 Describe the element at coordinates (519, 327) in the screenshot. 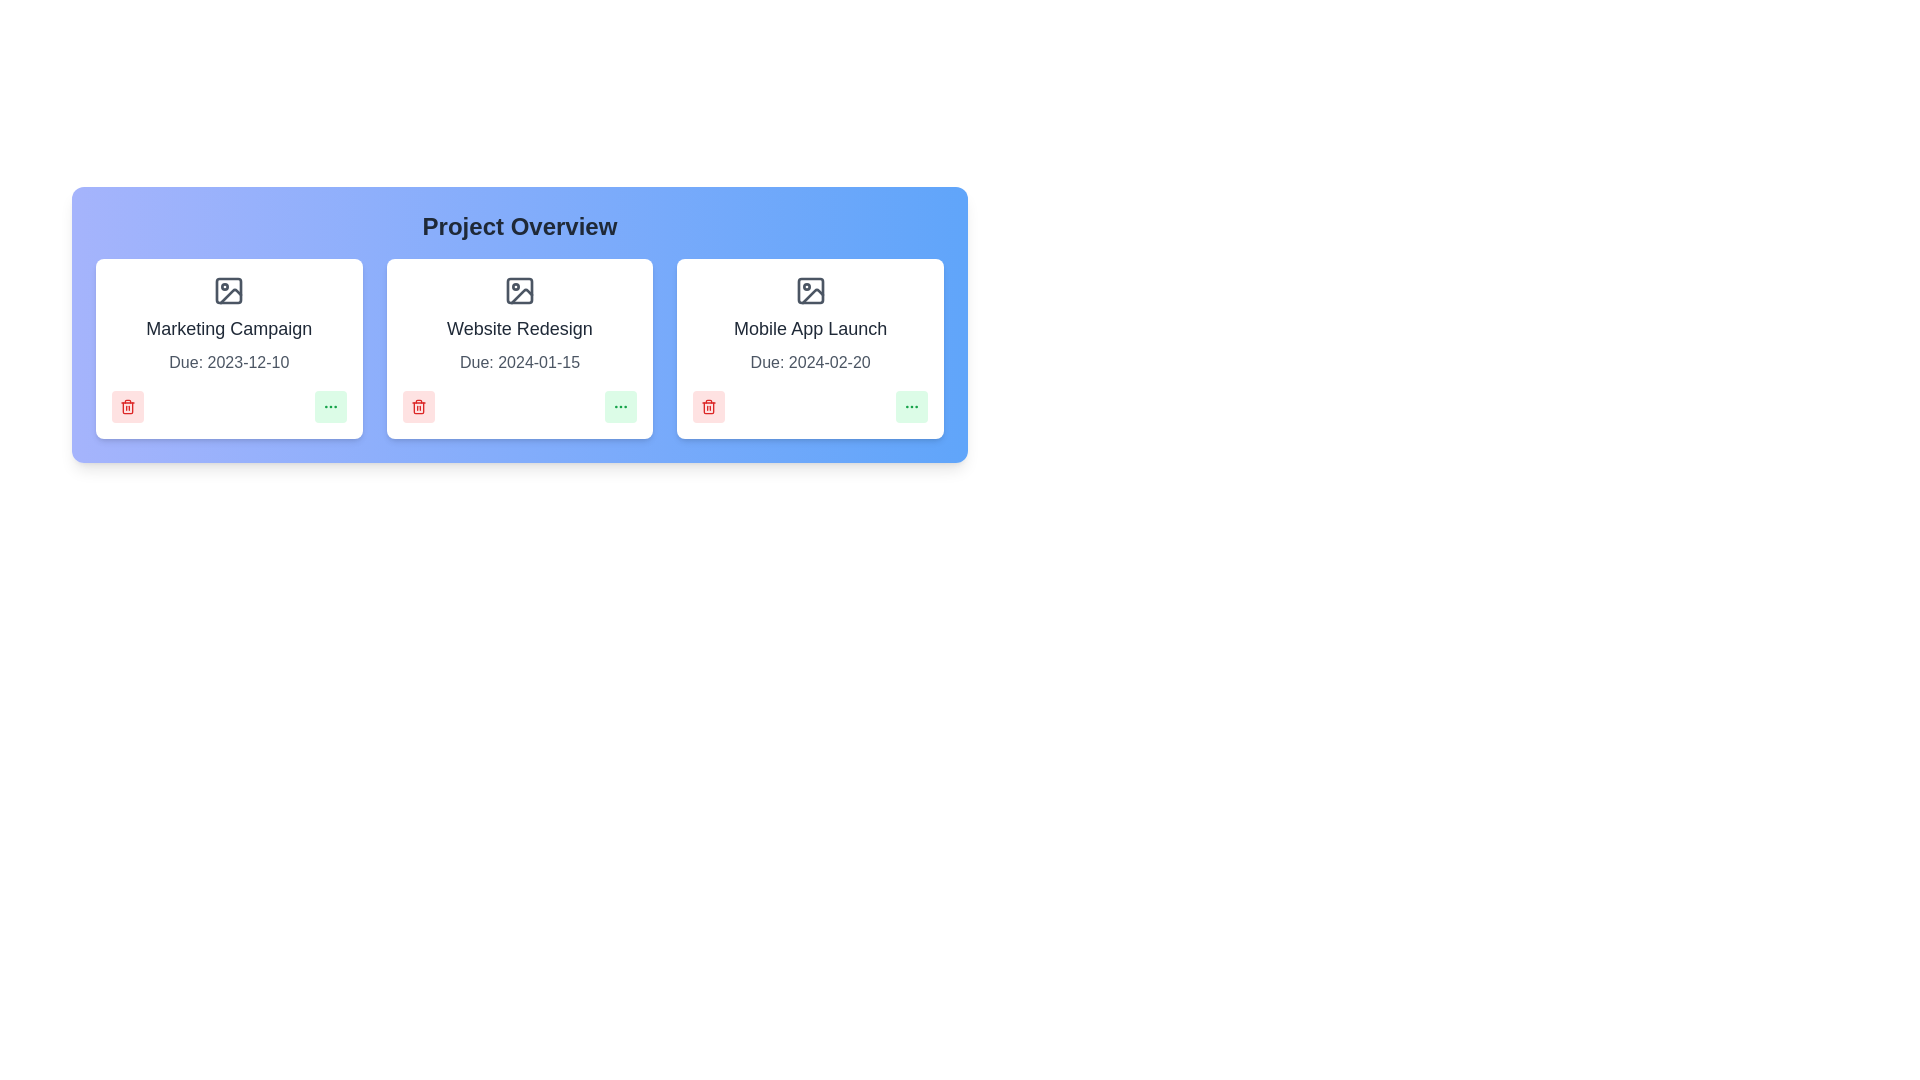

I see `the project name Website Redesign by clicking on it` at that location.